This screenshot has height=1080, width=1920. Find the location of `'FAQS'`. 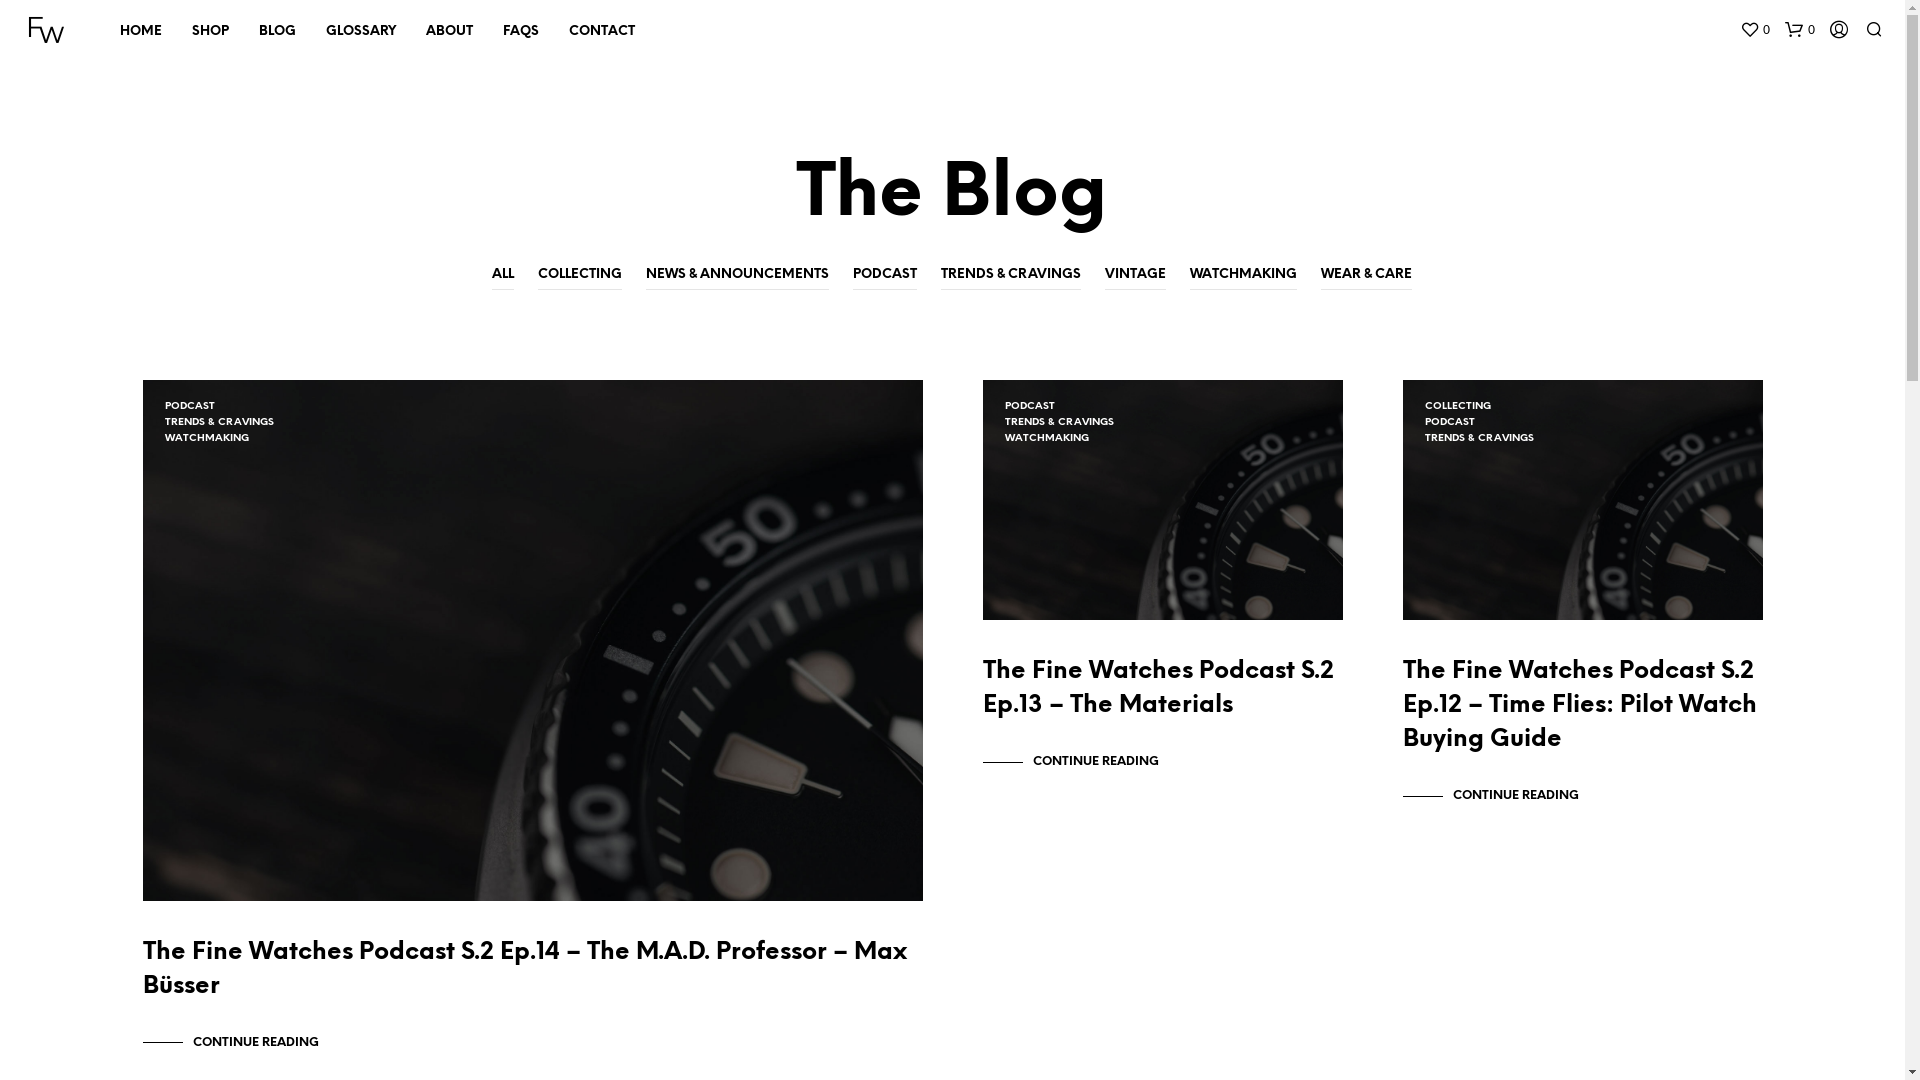

'FAQS' is located at coordinates (521, 31).